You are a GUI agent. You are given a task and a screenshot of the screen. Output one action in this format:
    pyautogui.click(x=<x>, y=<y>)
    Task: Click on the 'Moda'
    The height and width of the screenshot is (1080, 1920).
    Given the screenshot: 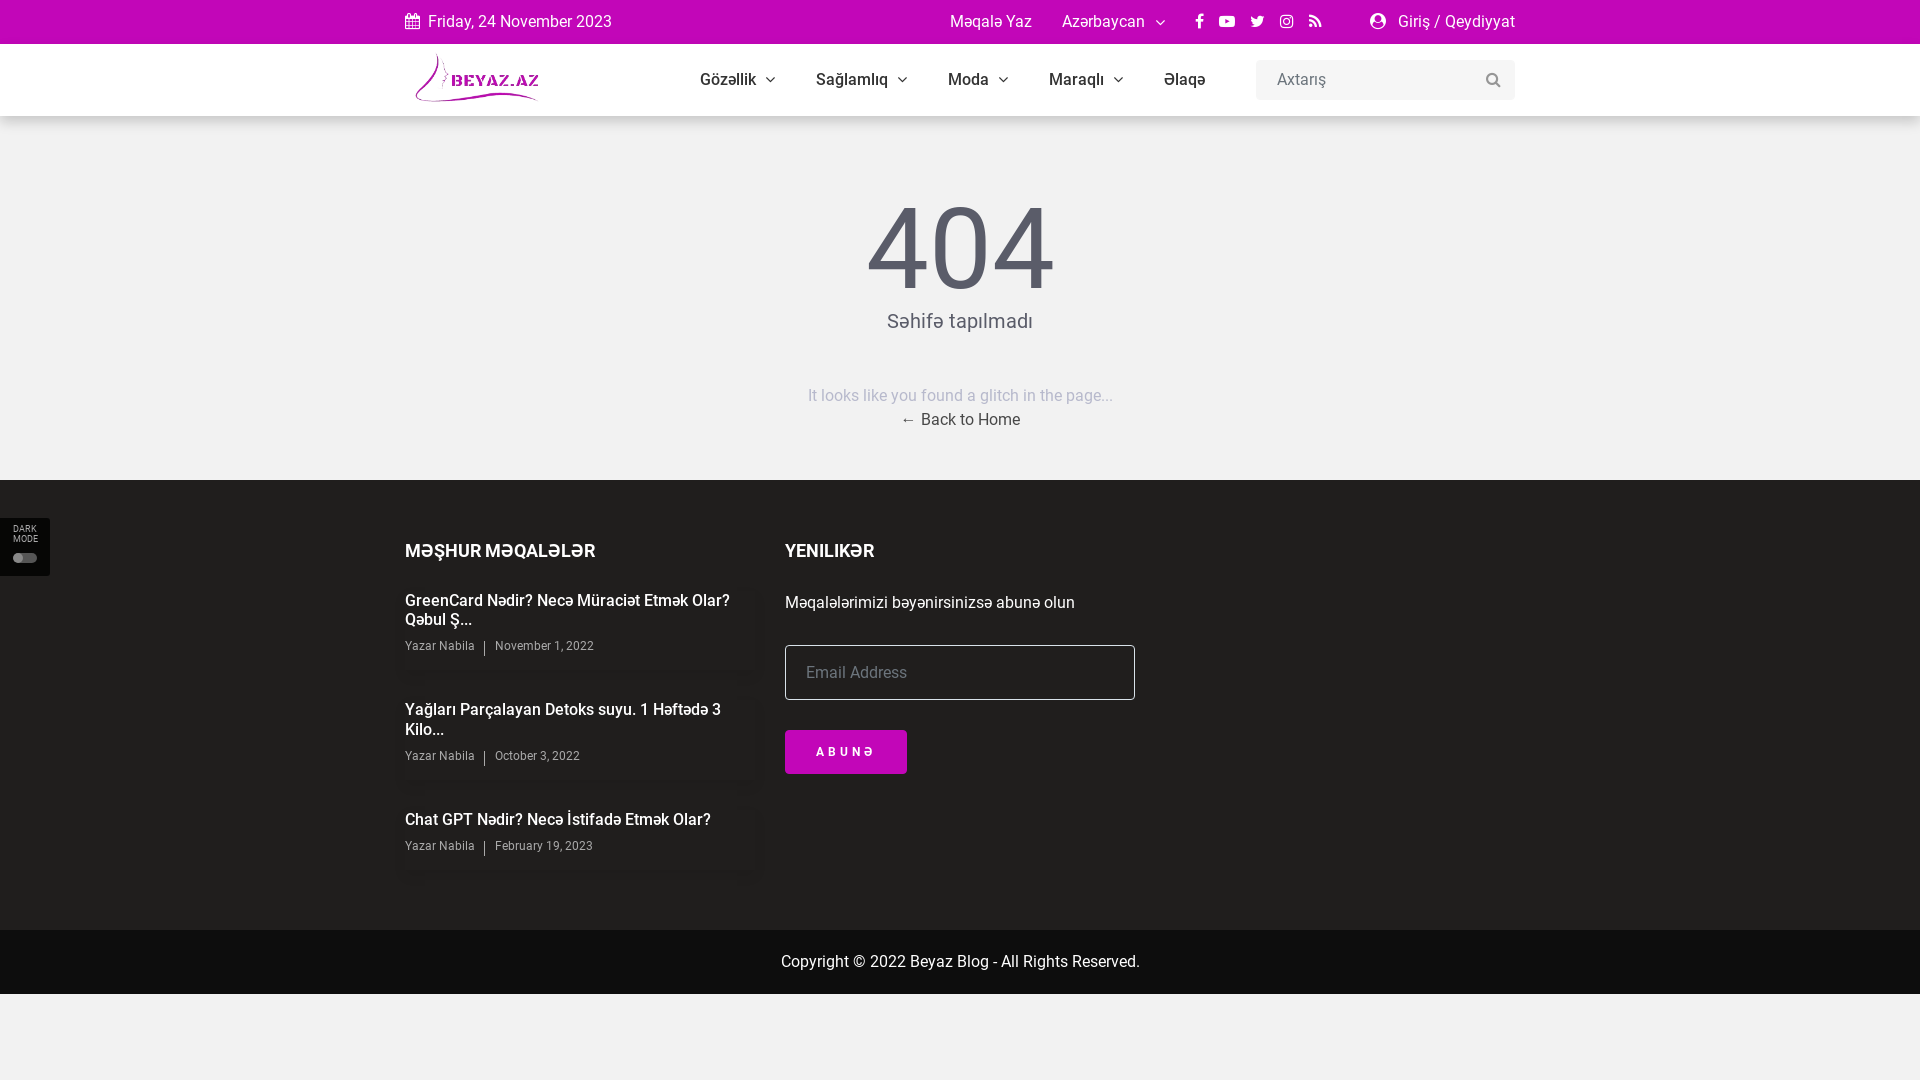 What is the action you would take?
    pyautogui.click(x=978, y=79)
    